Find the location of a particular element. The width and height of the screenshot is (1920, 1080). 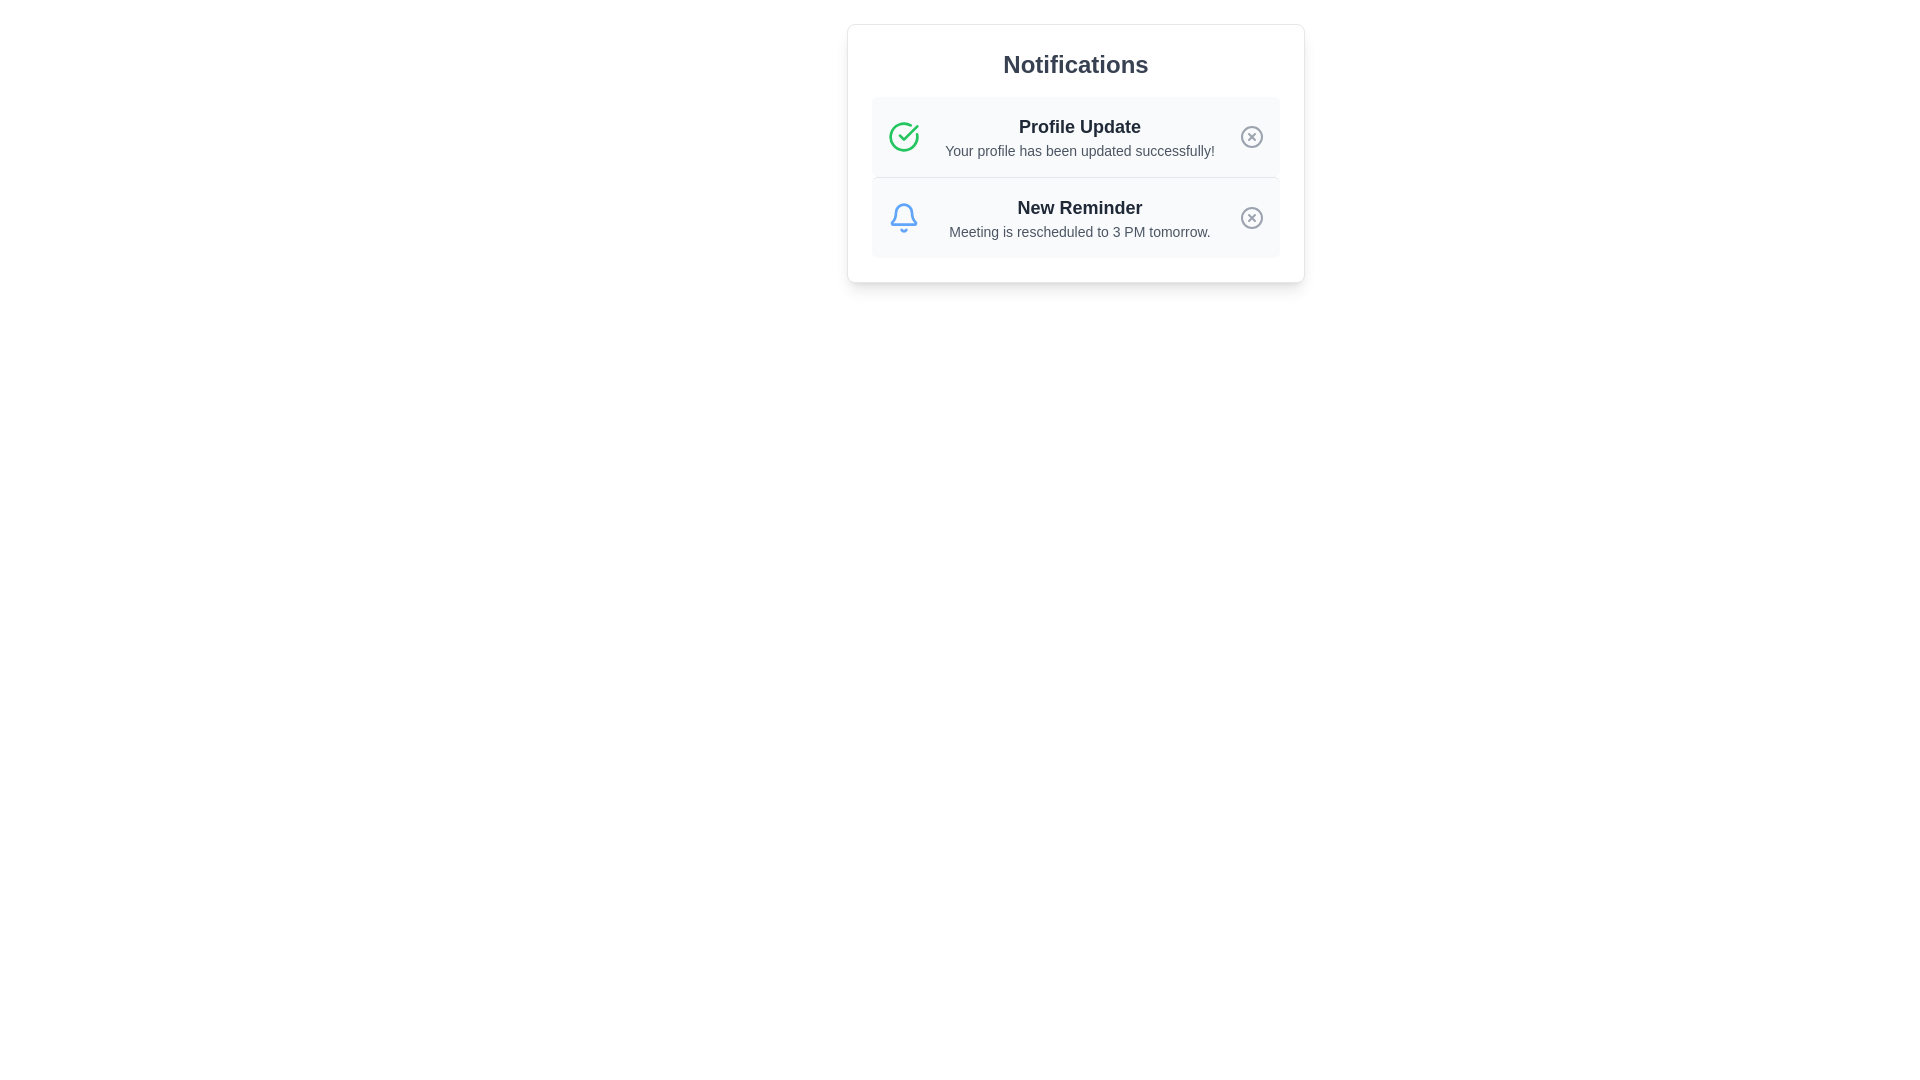

the text element displaying the message 'Meeting is rescheduled to 3 PM tomorrow.' which is styled in a small gray font and is located below the 'New Reminder' element in the notifications panel is located at coordinates (1079, 230).